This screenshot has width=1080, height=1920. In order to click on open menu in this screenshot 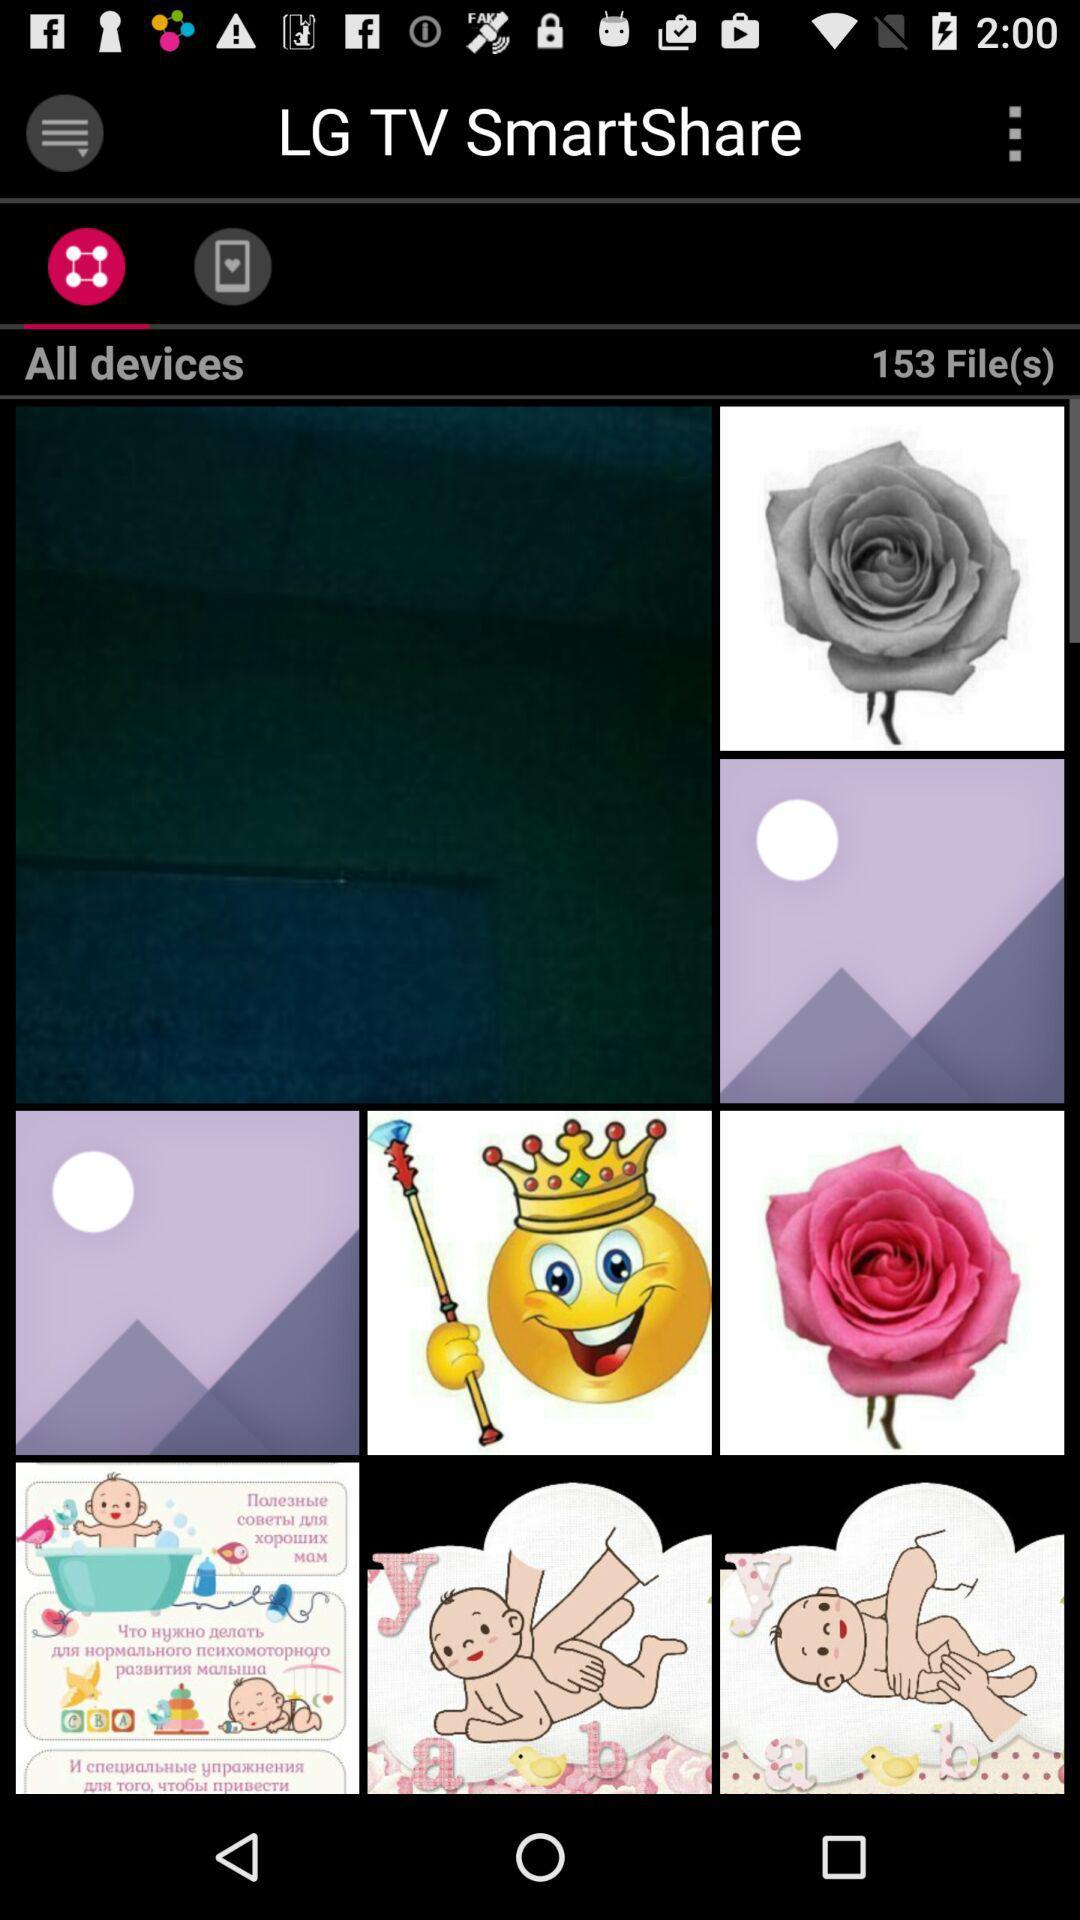, I will do `click(63, 132)`.